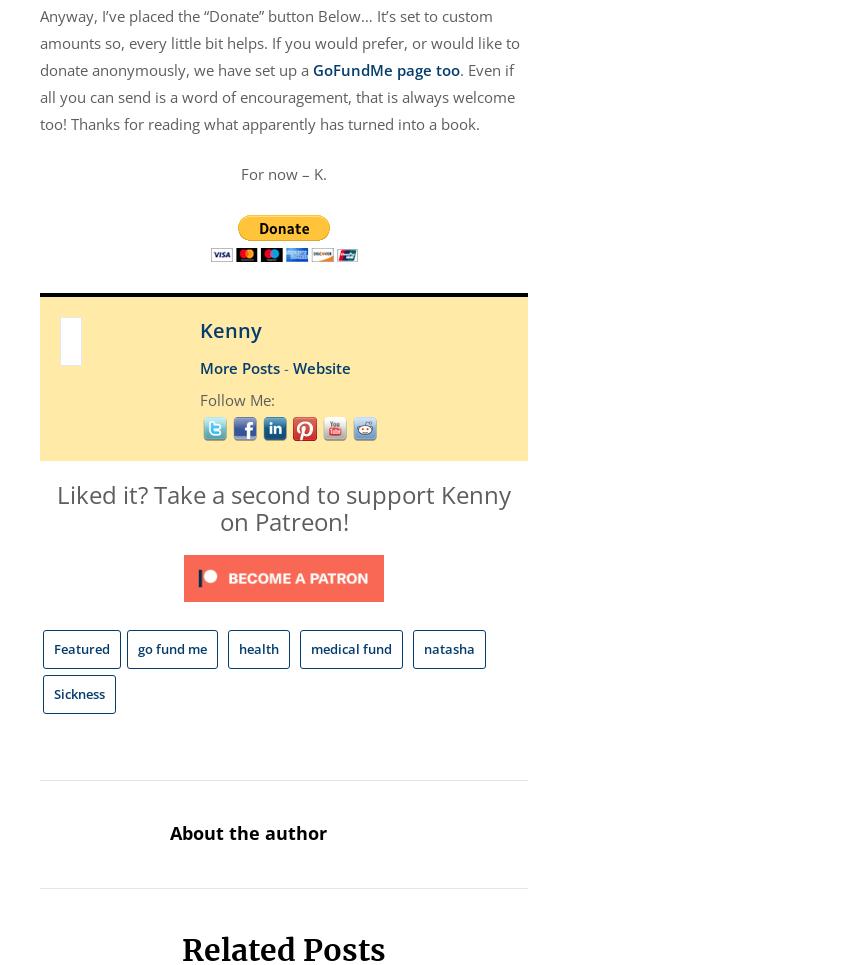 The width and height of the screenshot is (850, 965). I want to click on 'For now – K.', so click(240, 172).